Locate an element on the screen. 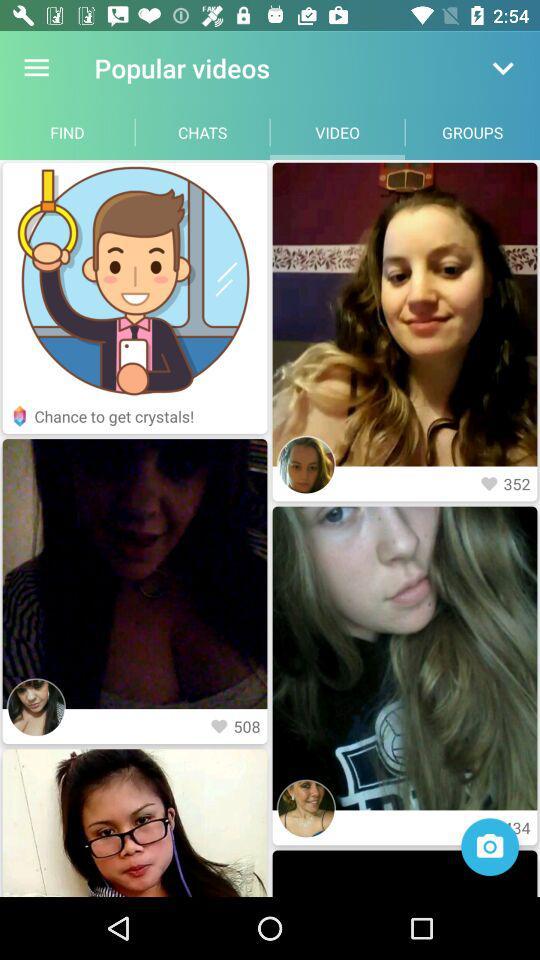 The image size is (540, 960). item next to the video is located at coordinates (472, 131).